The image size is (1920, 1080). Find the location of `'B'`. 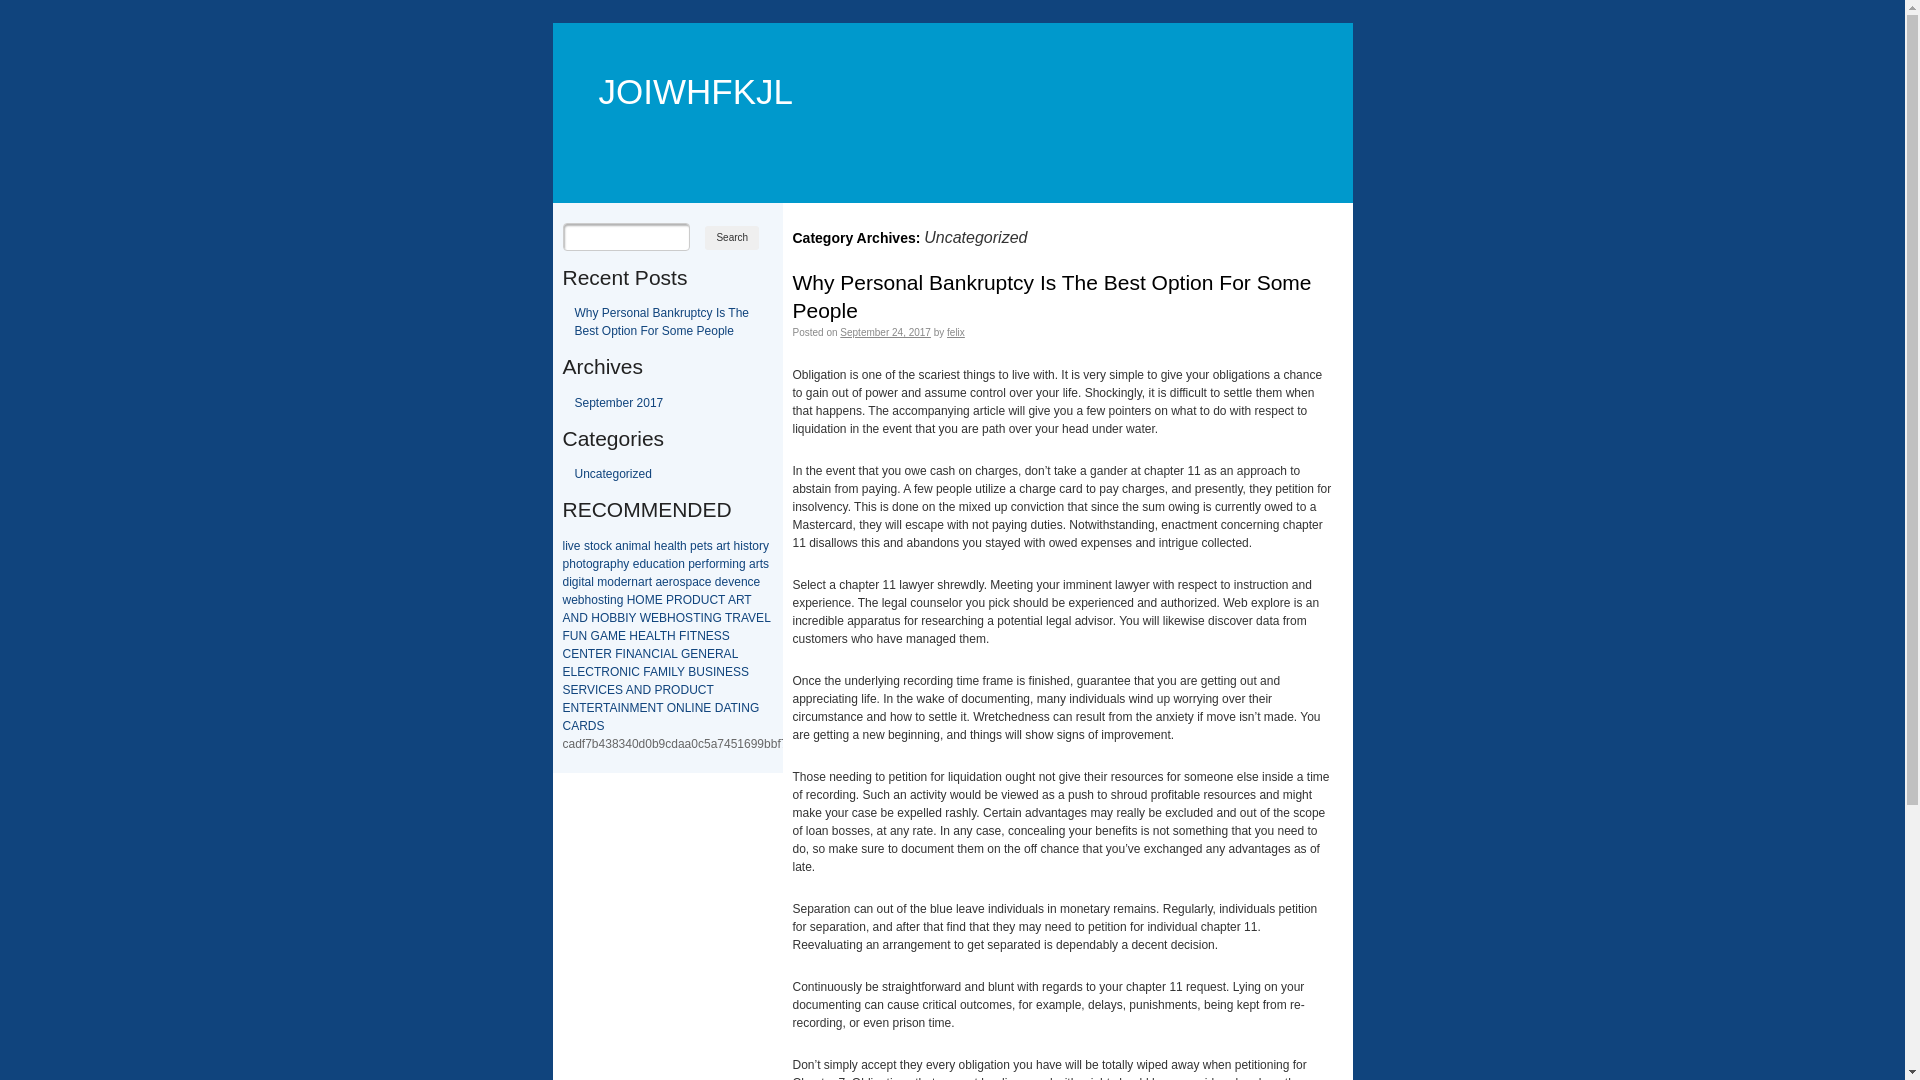

'B' is located at coordinates (691, 671).